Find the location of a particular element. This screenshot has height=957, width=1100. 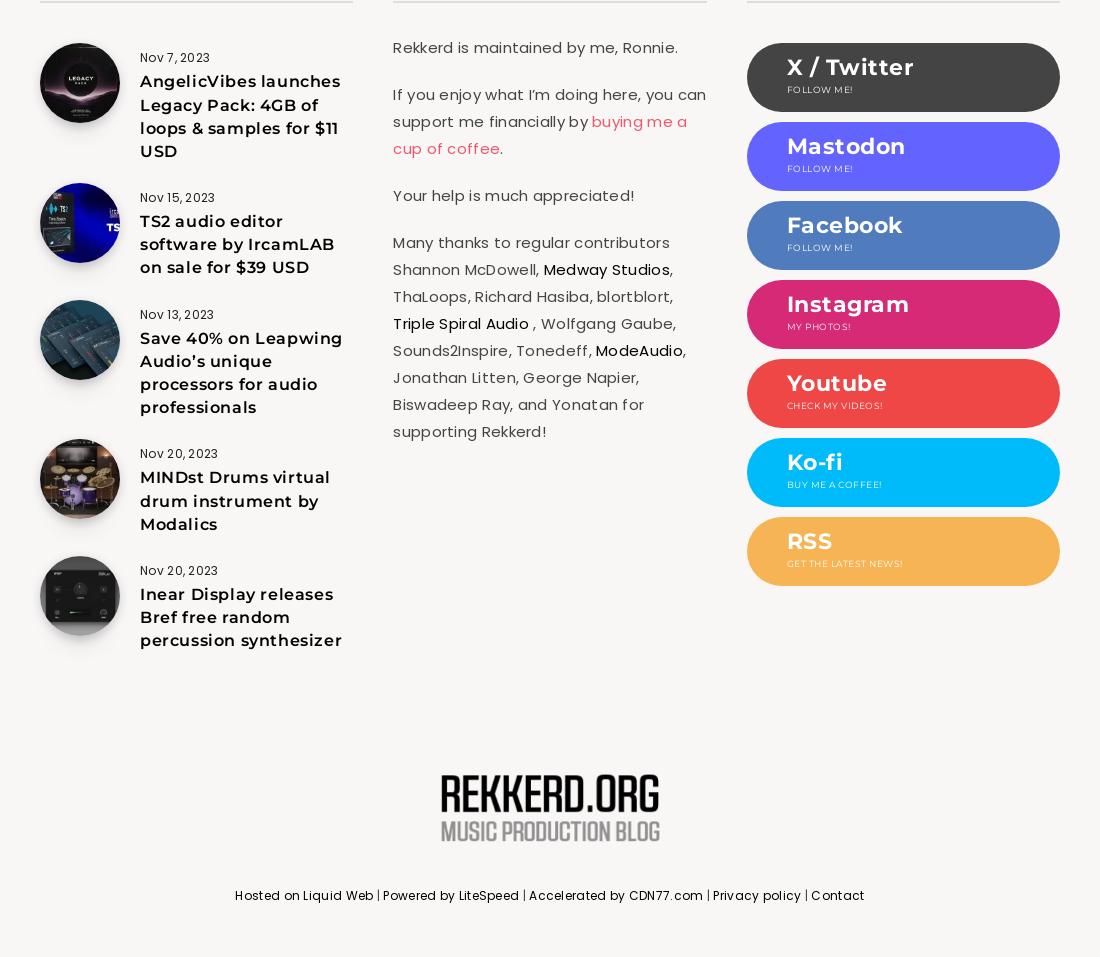

'TS2 audio editor software by IrcamLAB on sale for $39 USD' is located at coordinates (237, 243).